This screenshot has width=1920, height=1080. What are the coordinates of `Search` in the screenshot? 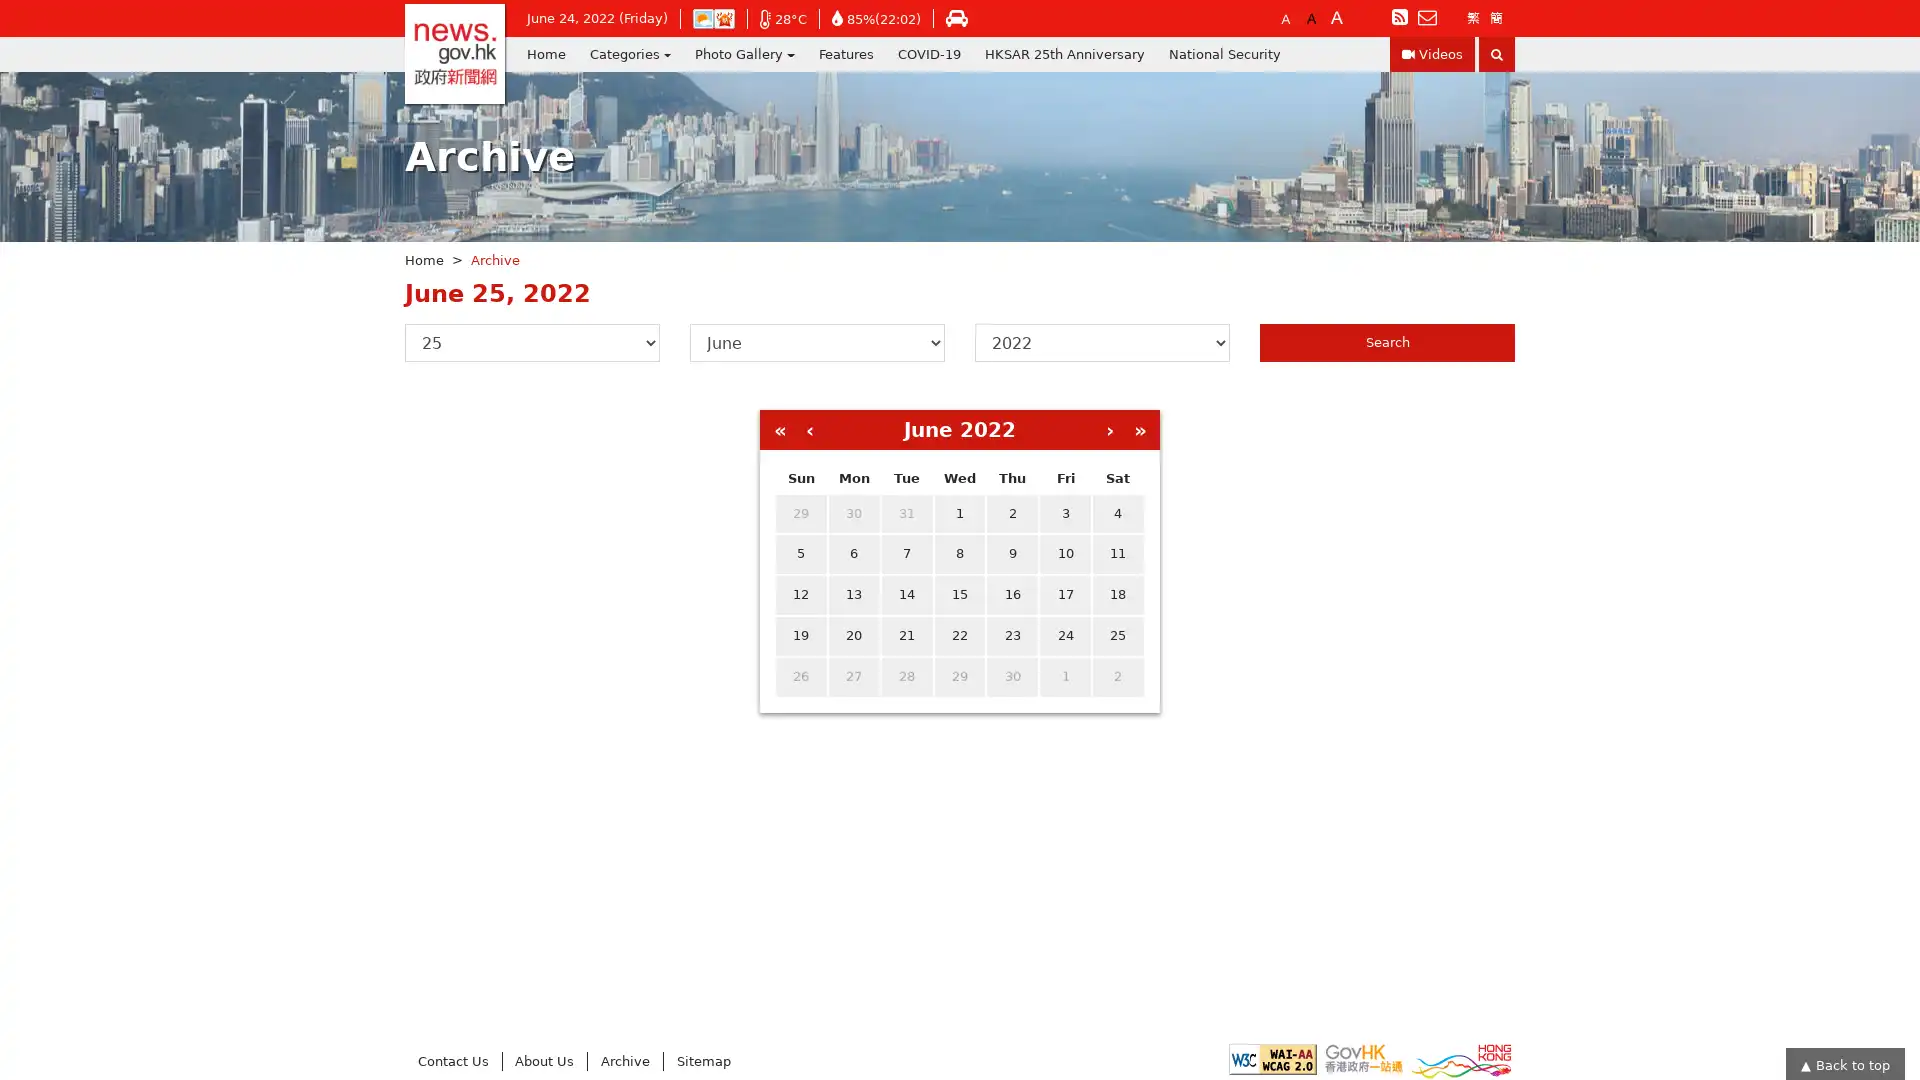 It's located at (1386, 341).